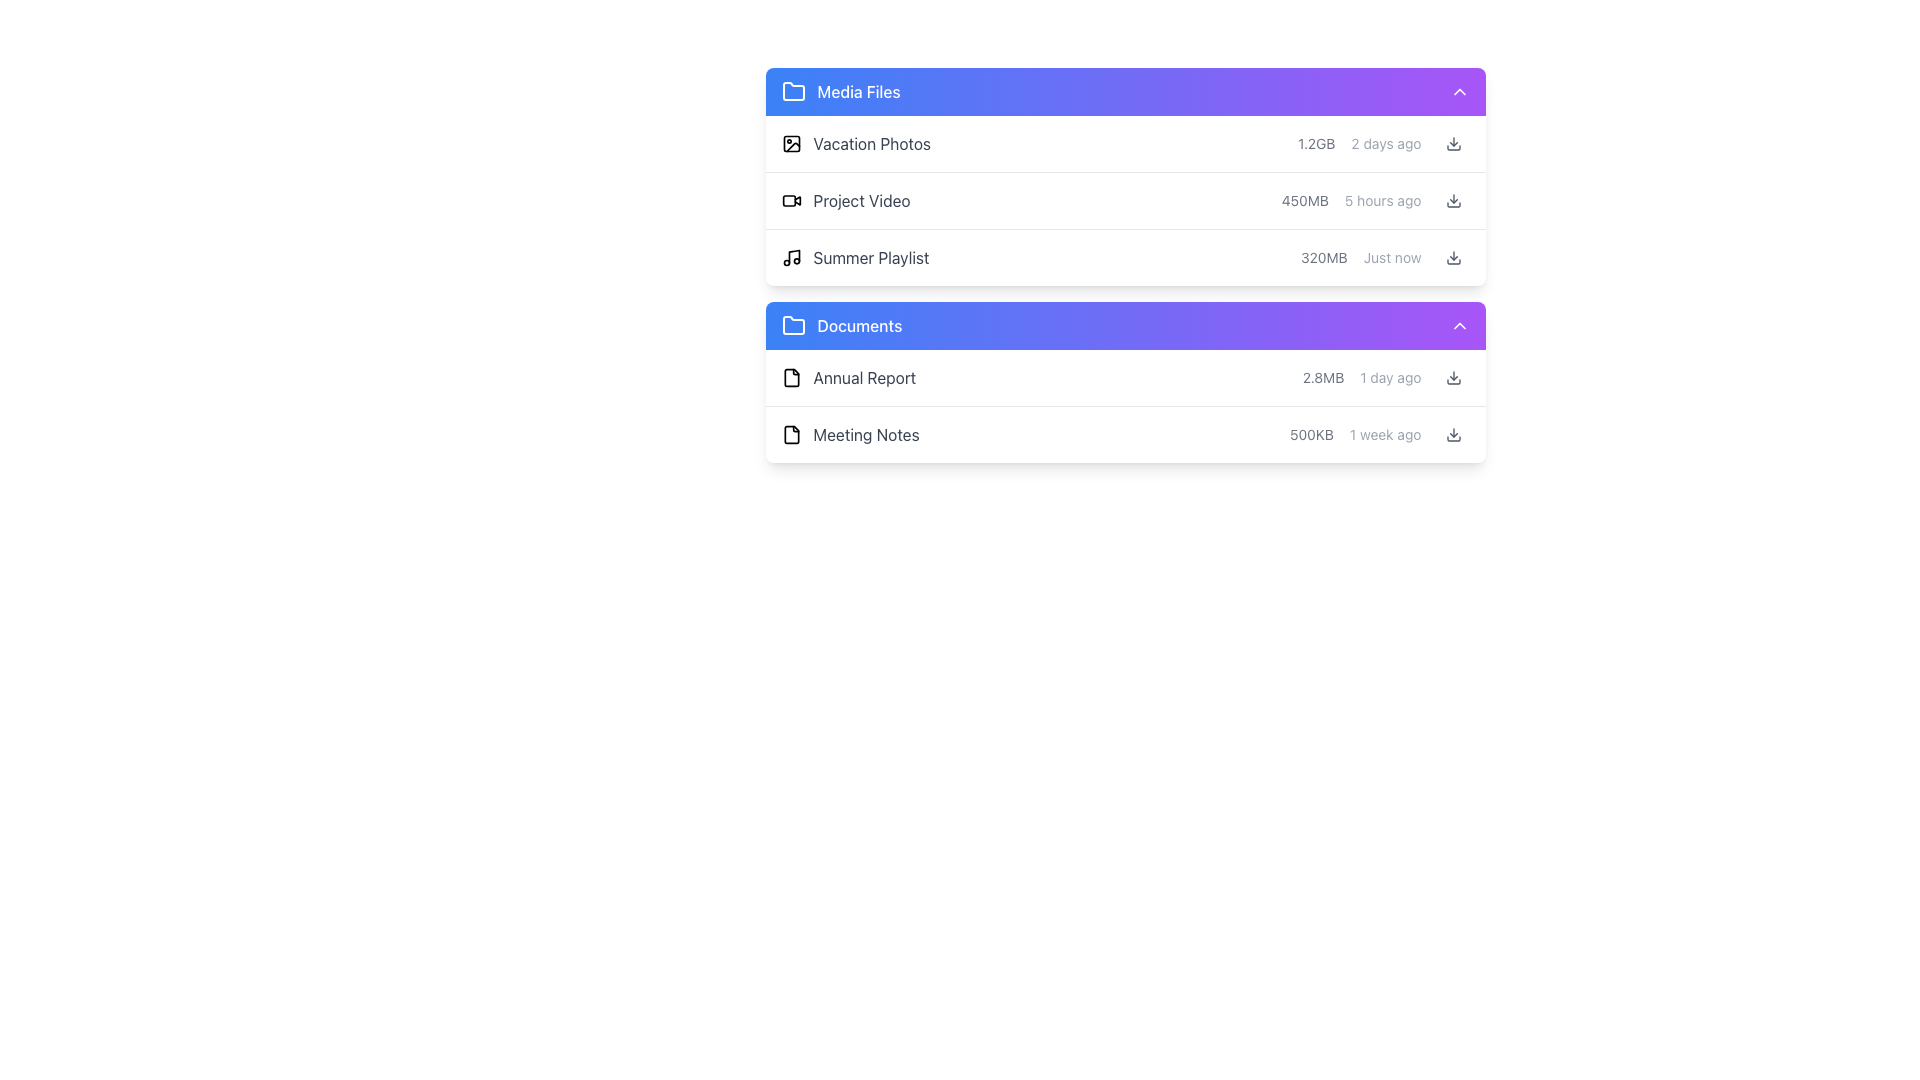 Image resolution: width=1920 pixels, height=1080 pixels. What do you see at coordinates (1125, 264) in the screenshot?
I see `the third list item` at bounding box center [1125, 264].